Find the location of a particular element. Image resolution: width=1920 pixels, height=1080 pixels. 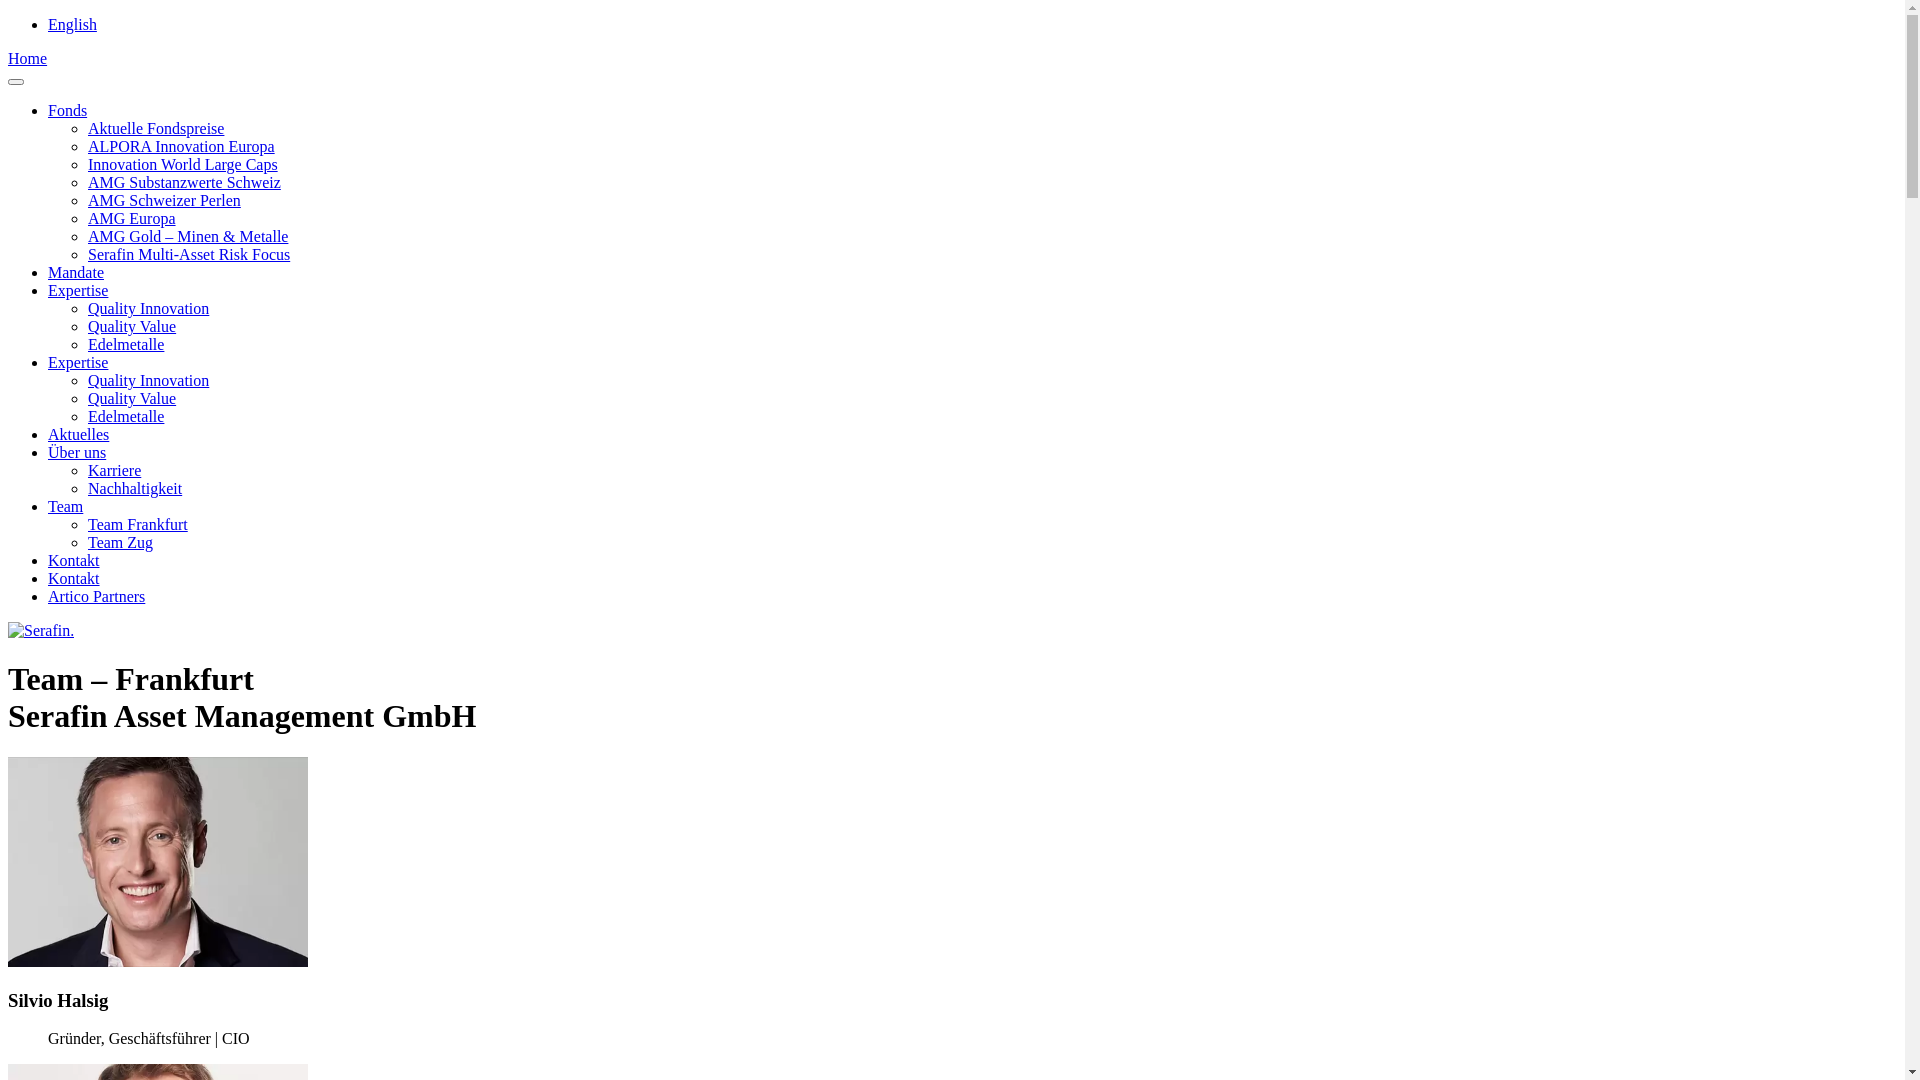

'Expertise' is located at coordinates (77, 290).